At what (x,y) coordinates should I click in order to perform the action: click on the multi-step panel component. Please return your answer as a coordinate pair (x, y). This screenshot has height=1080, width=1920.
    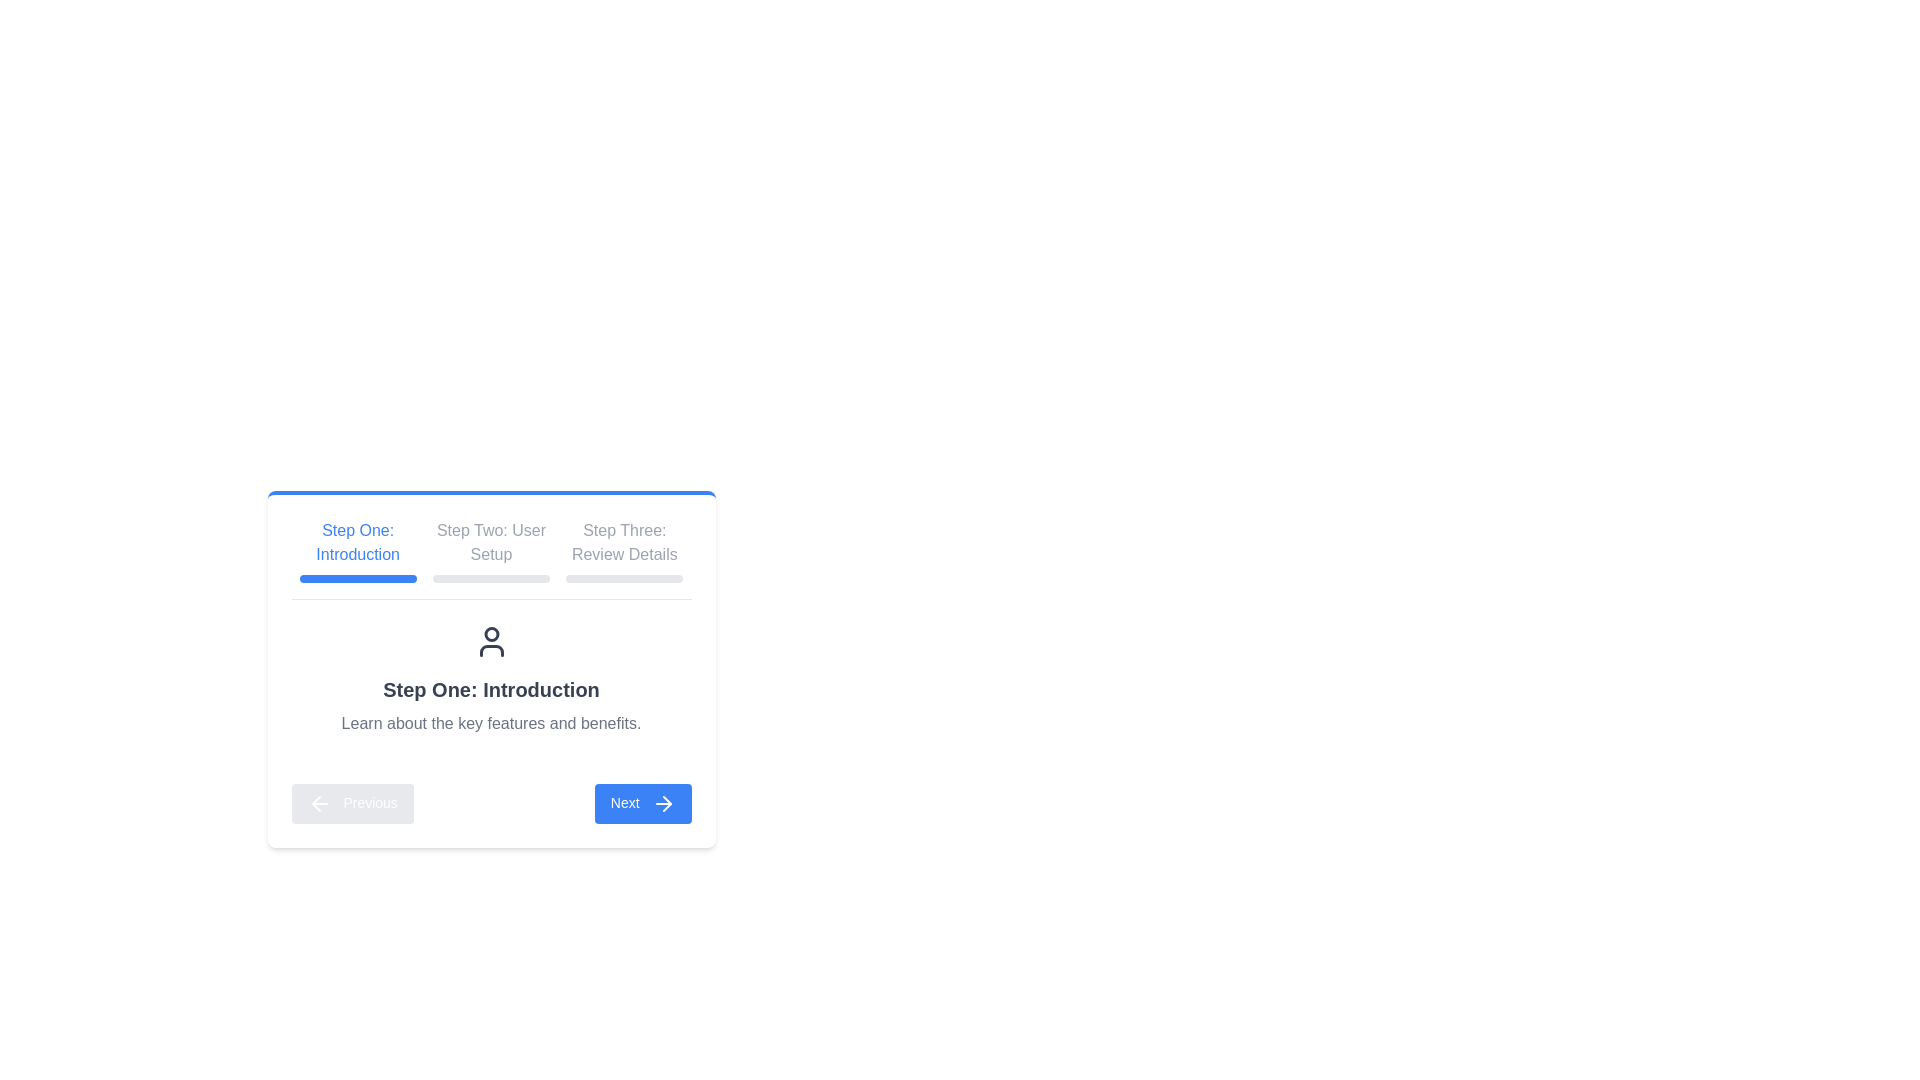
    Looking at the image, I should click on (491, 669).